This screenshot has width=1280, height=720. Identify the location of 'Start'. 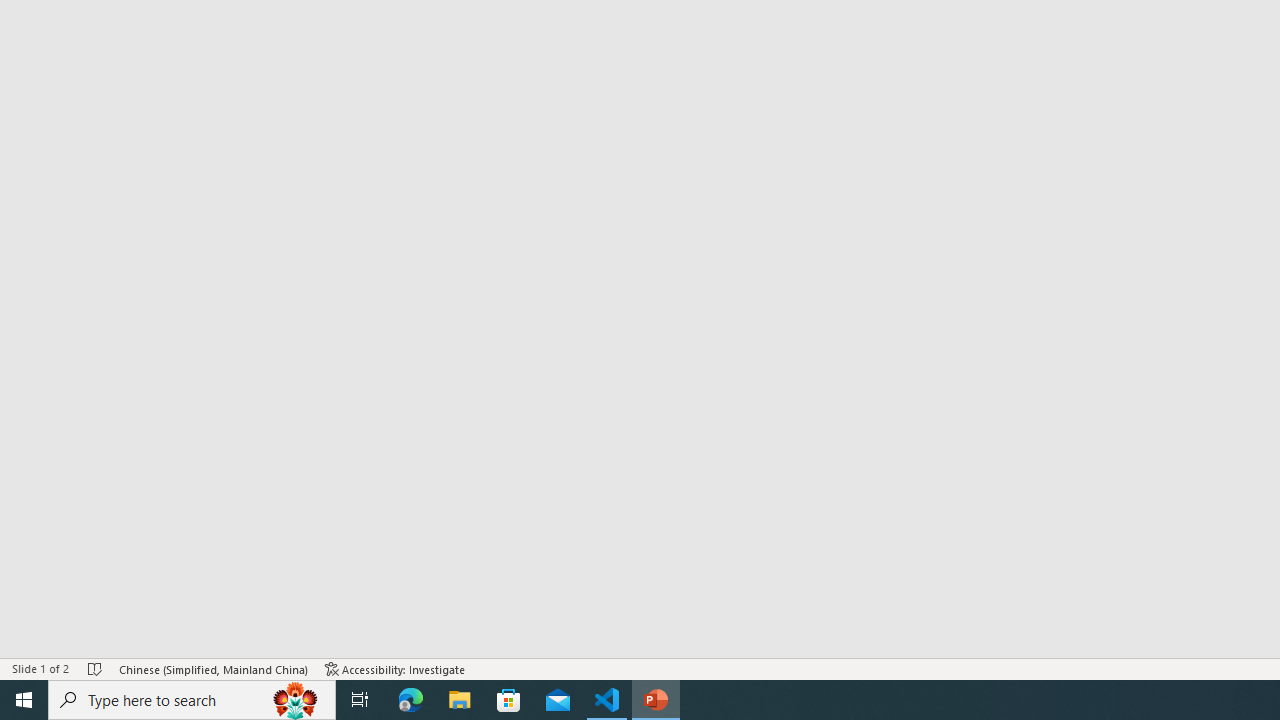
(24, 698).